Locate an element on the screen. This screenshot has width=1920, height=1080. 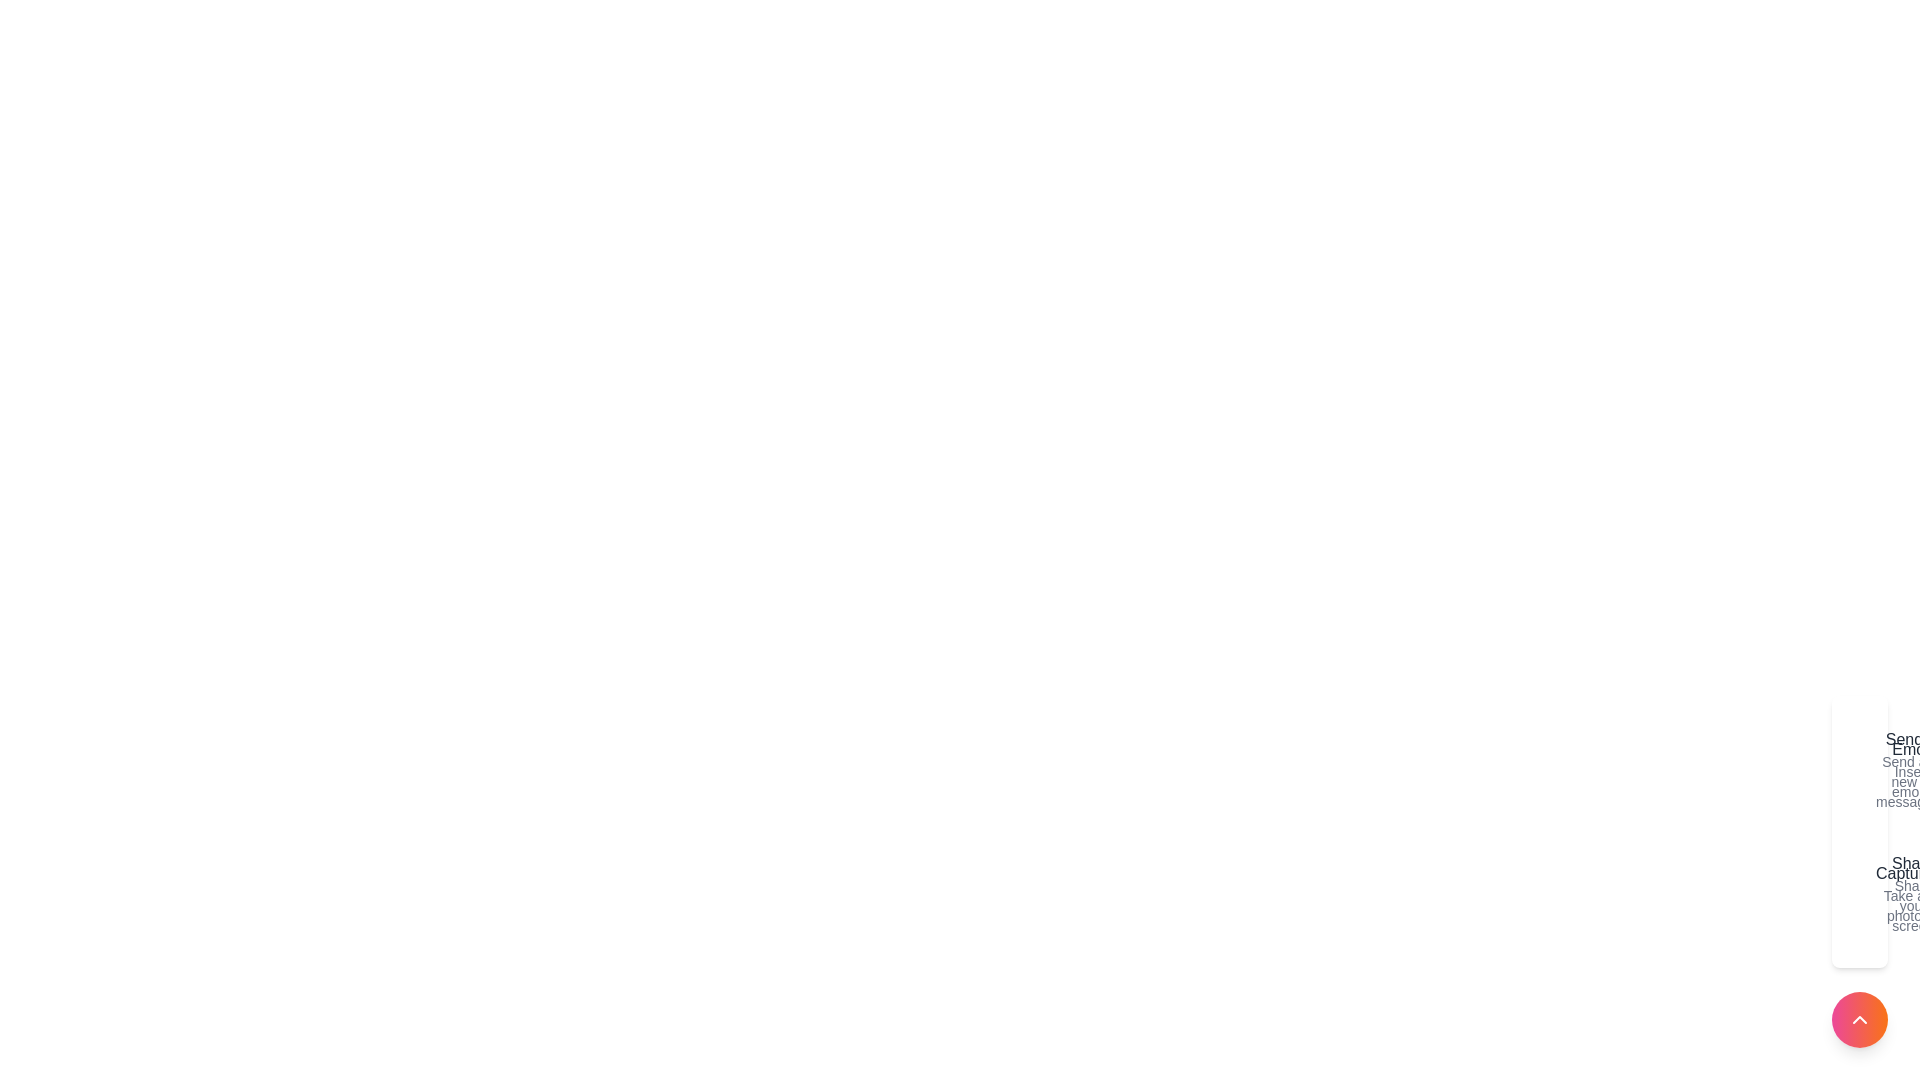
the action Emoji to highlight it is located at coordinates (1879, 769).